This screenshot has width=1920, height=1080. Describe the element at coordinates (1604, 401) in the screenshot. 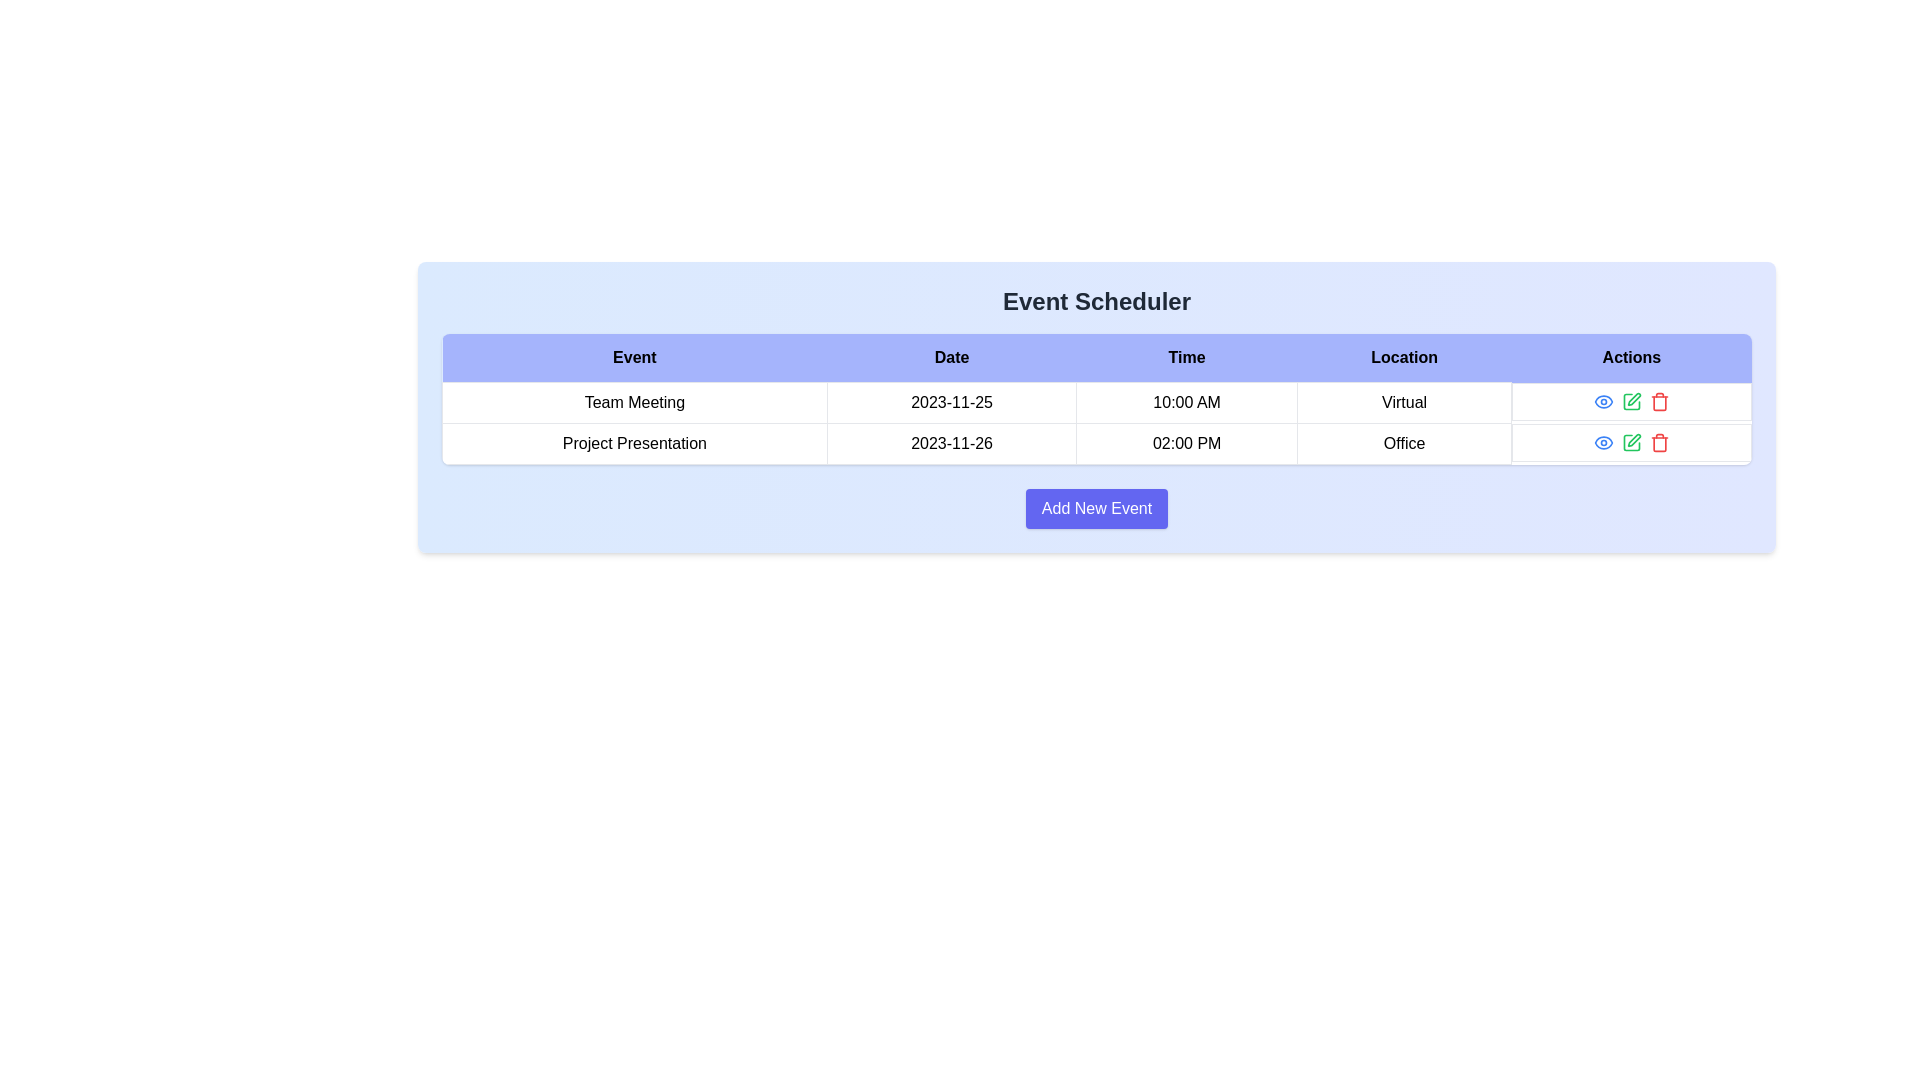

I see `the icon button that toggles the visibility of the associated event, located second from the left in the 'Actions' column of the second row in the table` at that location.